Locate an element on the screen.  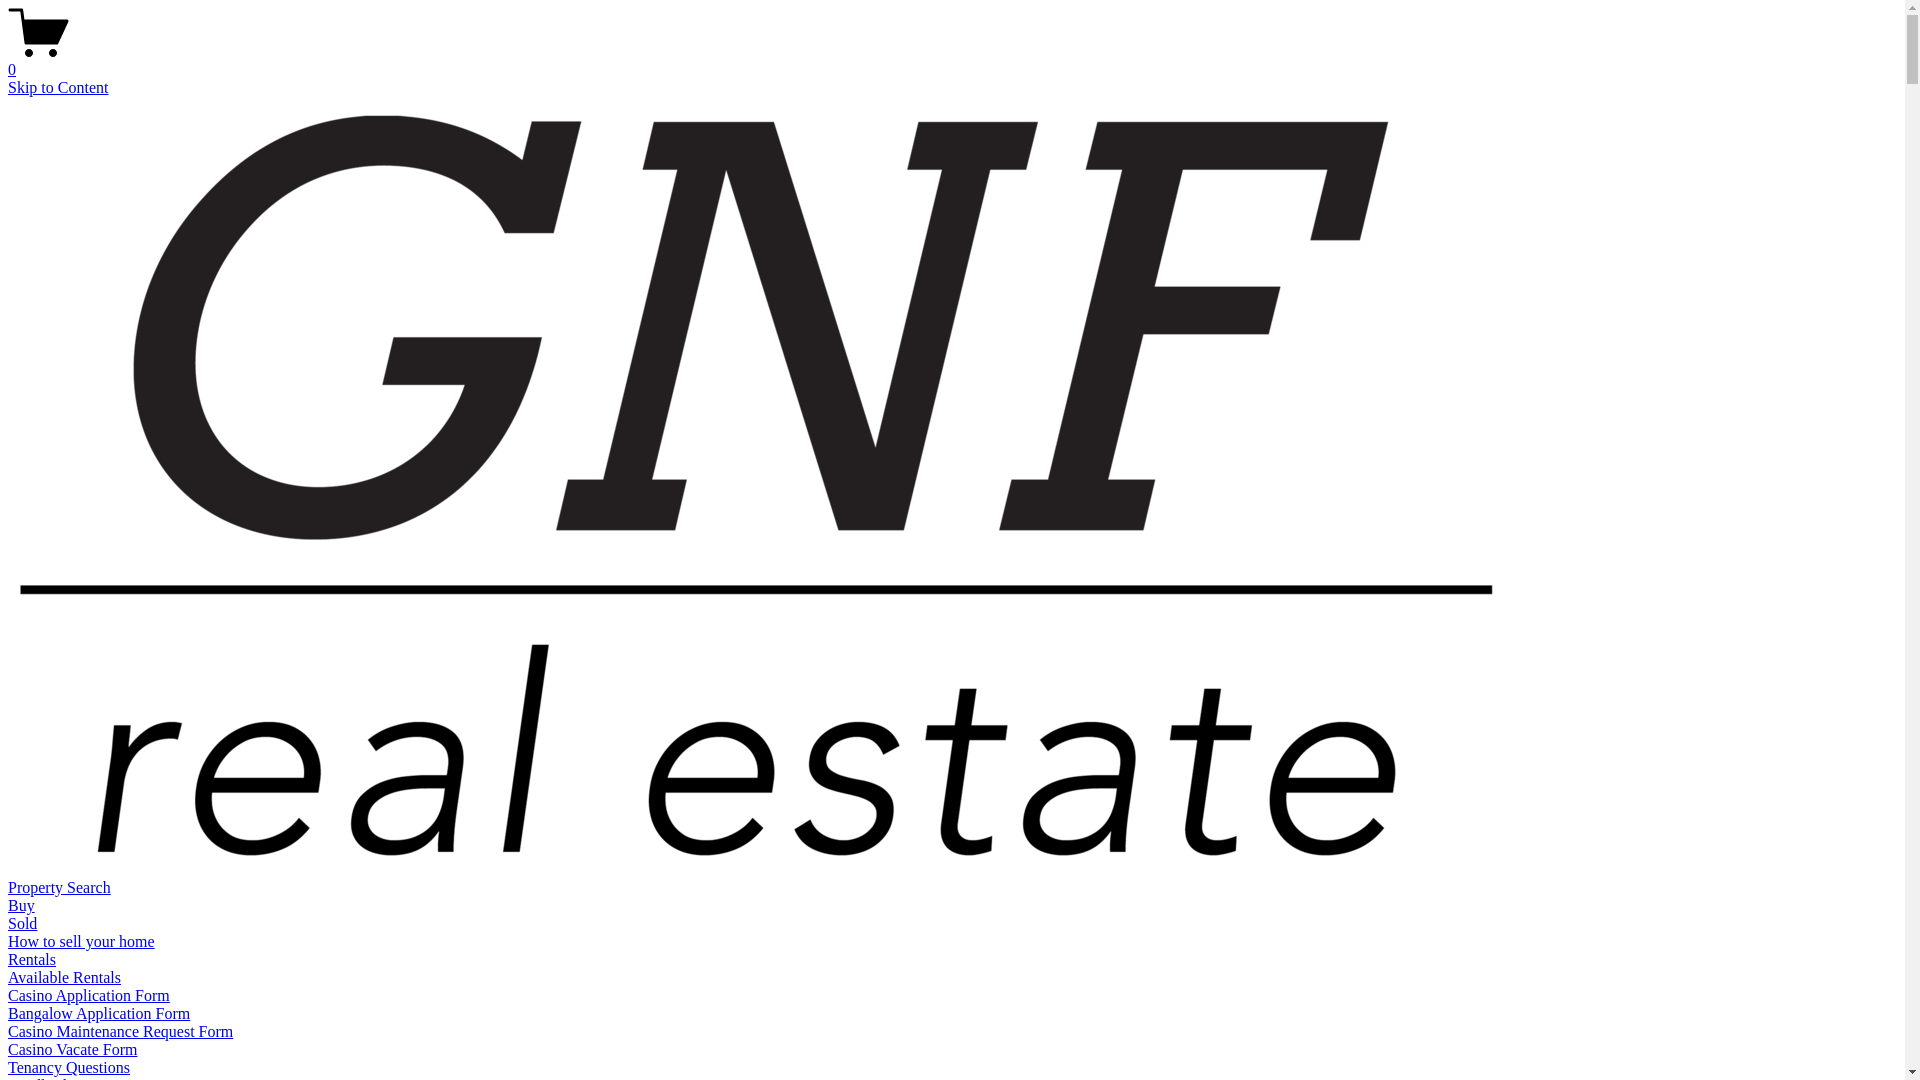
'Buy' is located at coordinates (21, 905).